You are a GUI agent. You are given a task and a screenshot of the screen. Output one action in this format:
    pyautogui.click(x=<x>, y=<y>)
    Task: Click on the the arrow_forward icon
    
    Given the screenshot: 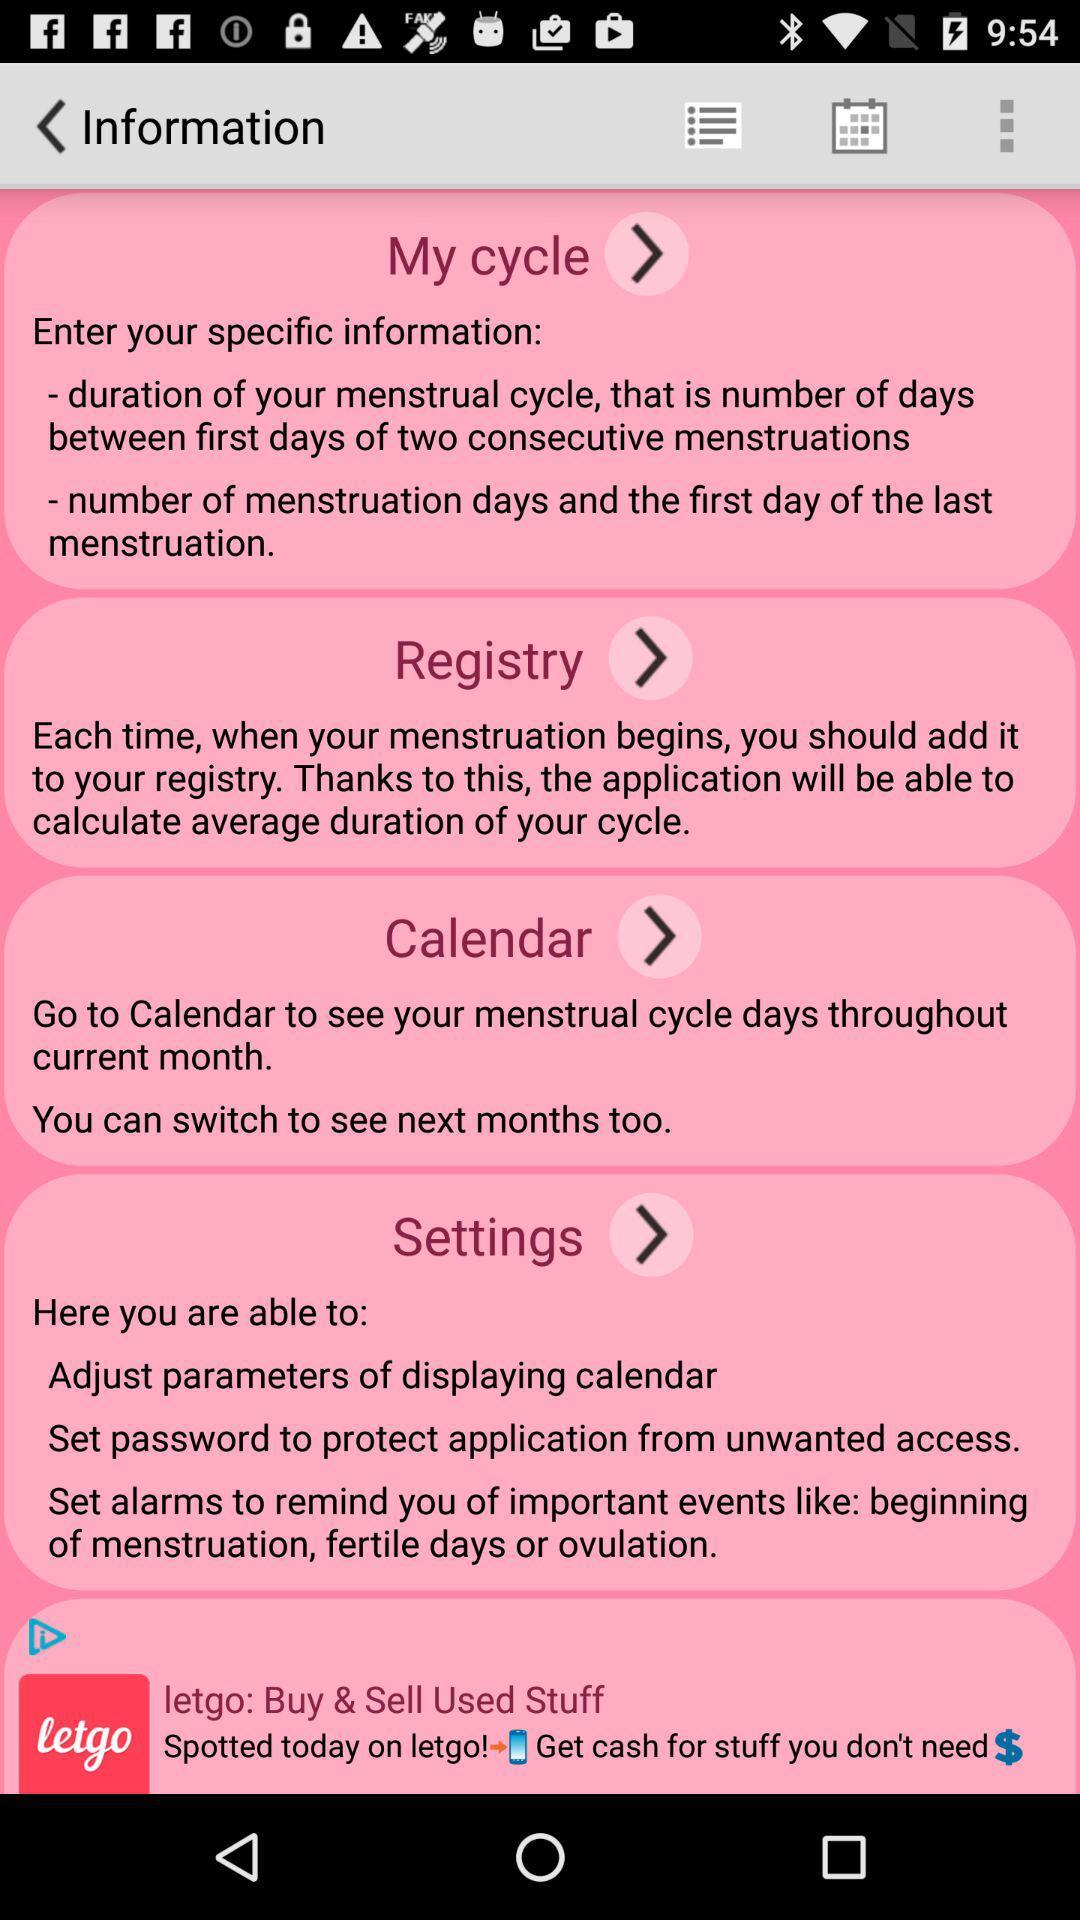 What is the action you would take?
    pyautogui.click(x=659, y=1002)
    